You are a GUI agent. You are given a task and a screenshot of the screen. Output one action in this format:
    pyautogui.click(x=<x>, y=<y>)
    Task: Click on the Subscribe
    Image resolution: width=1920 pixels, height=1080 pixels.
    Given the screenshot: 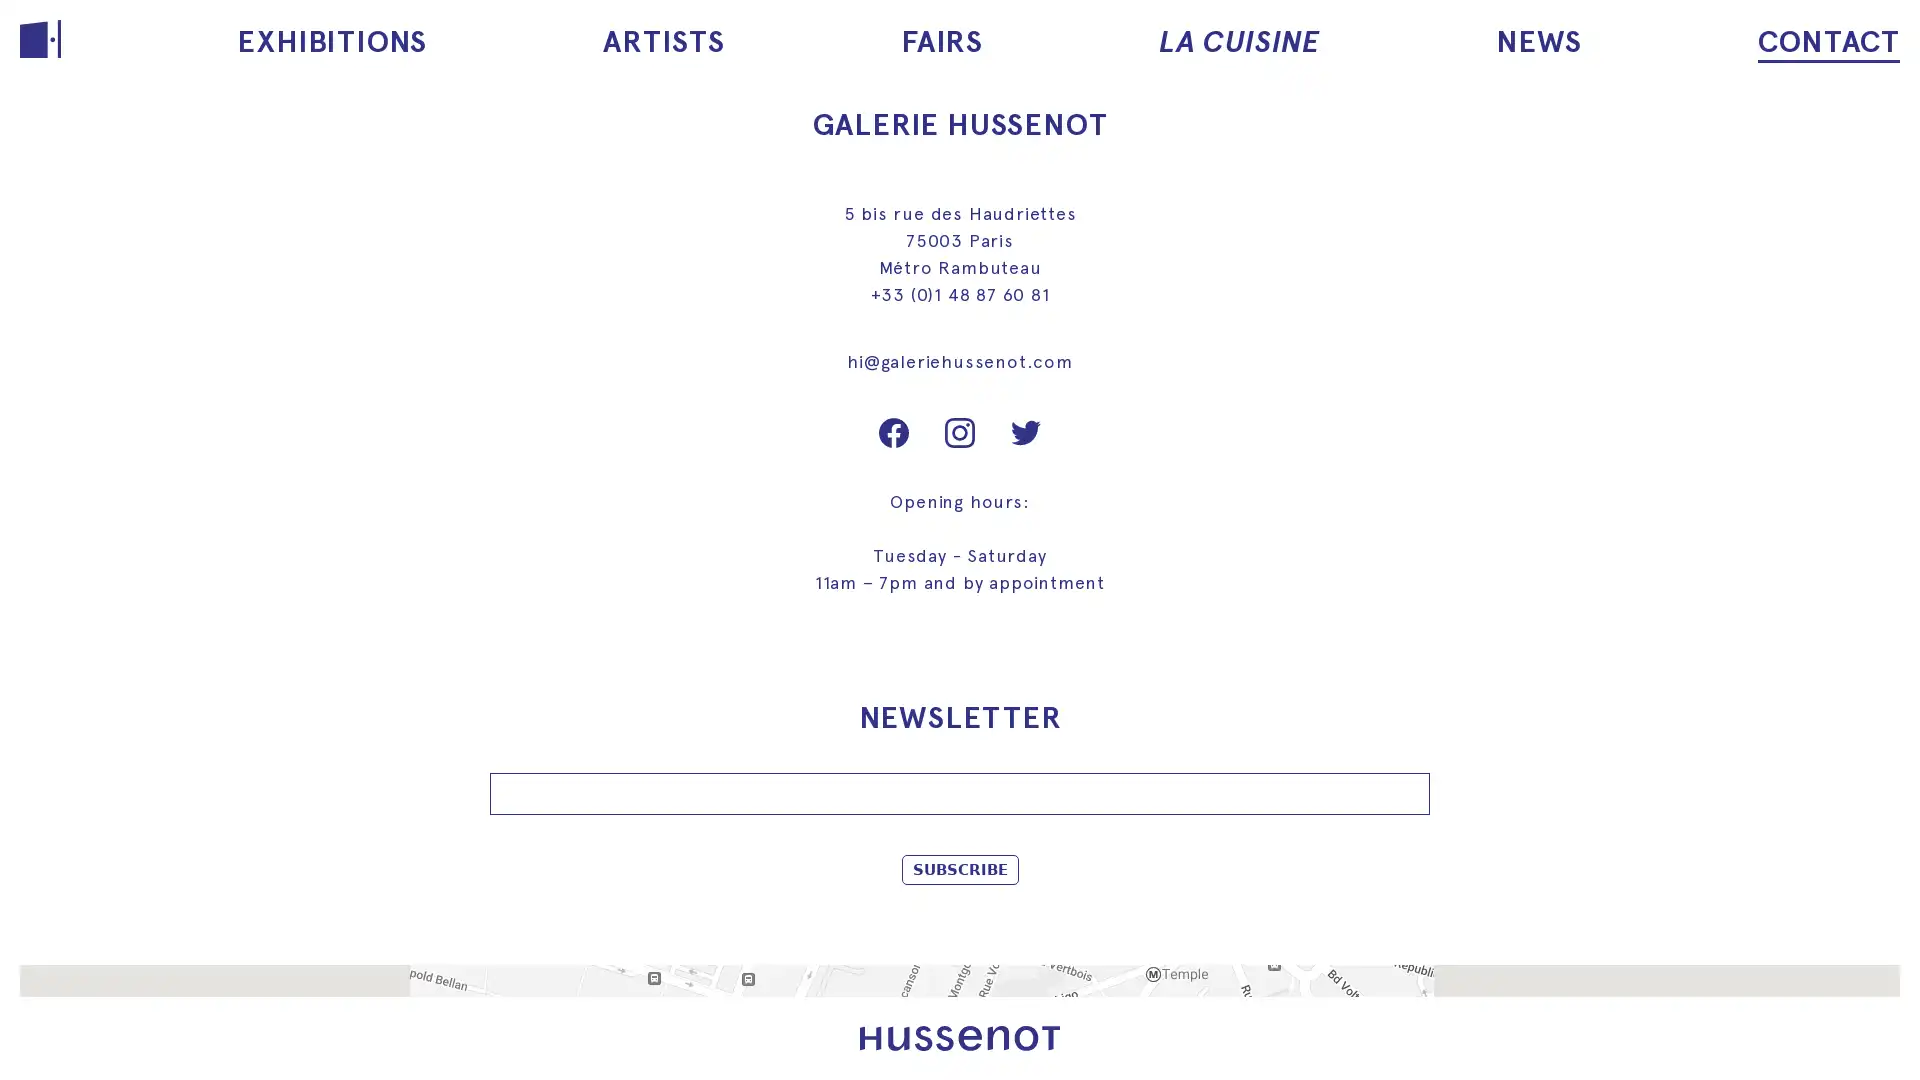 What is the action you would take?
    pyautogui.click(x=958, y=867)
    